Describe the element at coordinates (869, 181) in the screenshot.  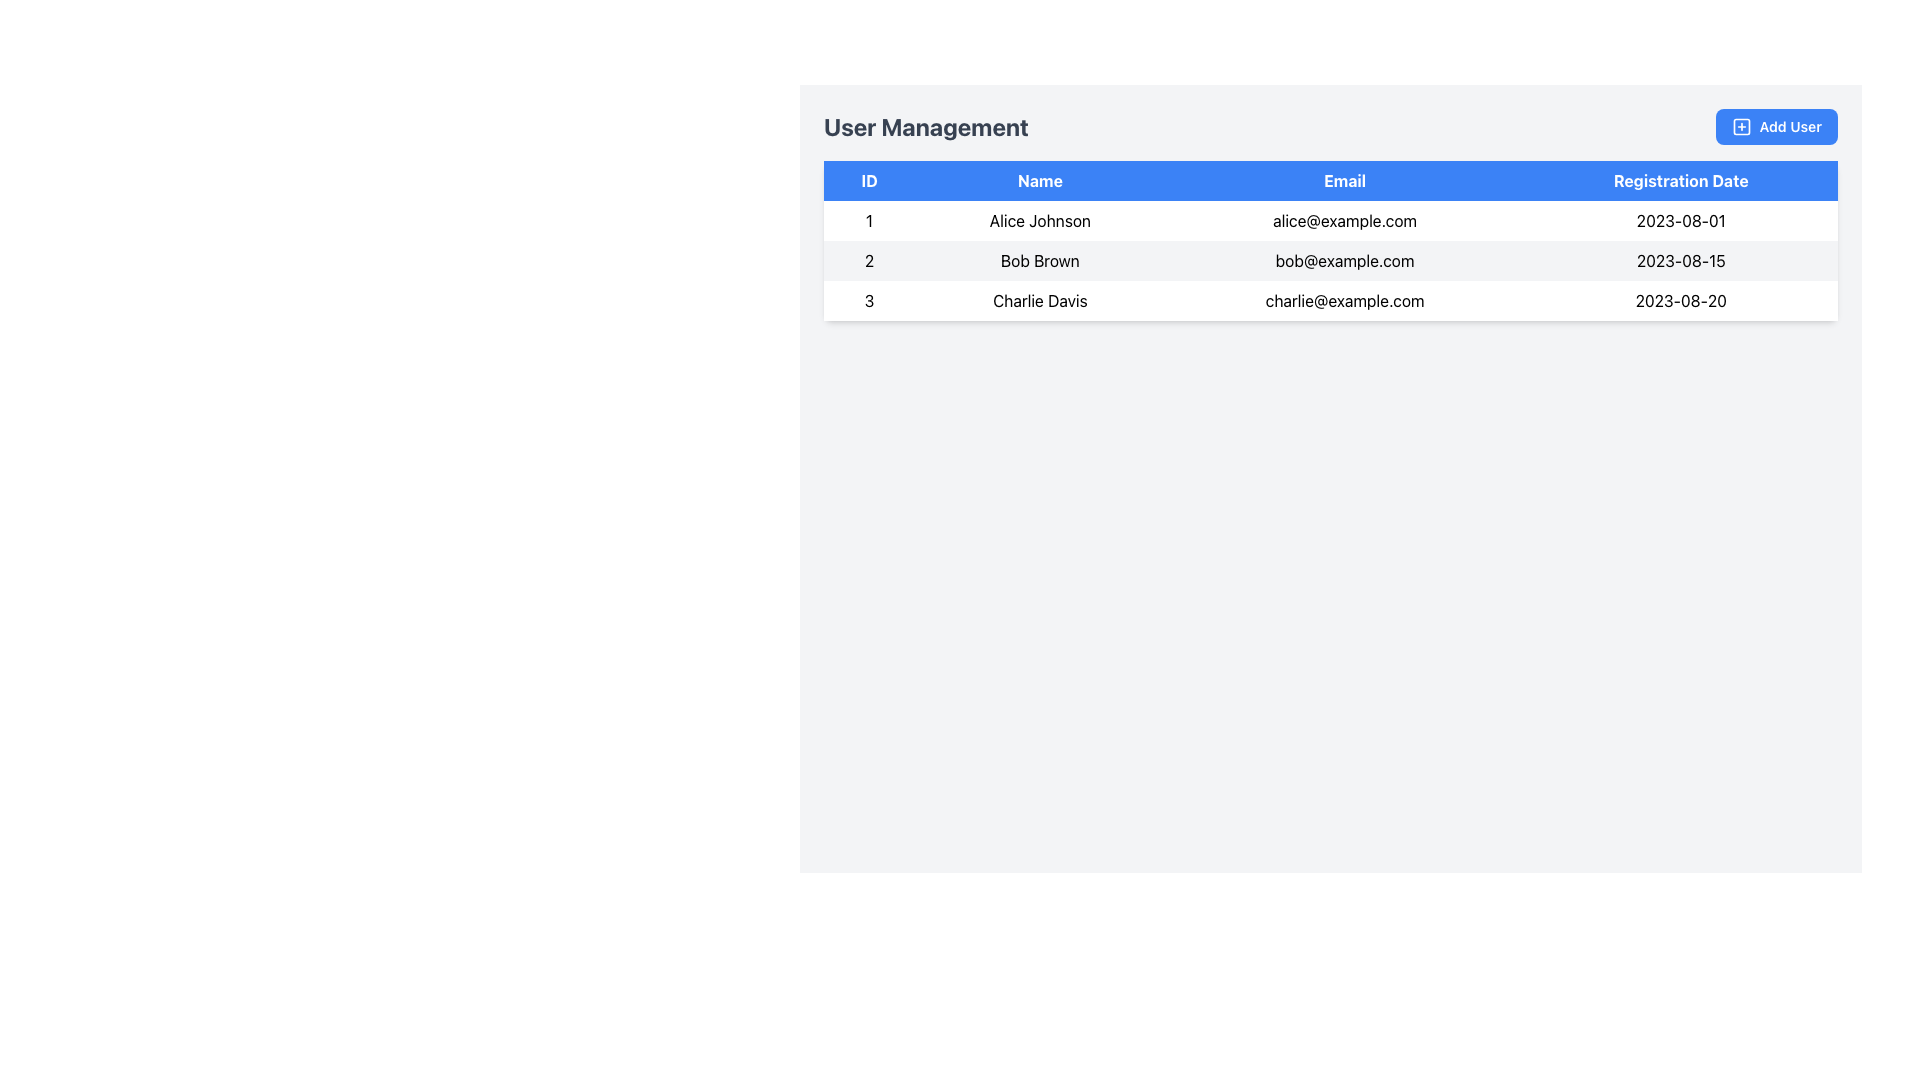
I see `the 'ID' column header in the user management table` at that location.